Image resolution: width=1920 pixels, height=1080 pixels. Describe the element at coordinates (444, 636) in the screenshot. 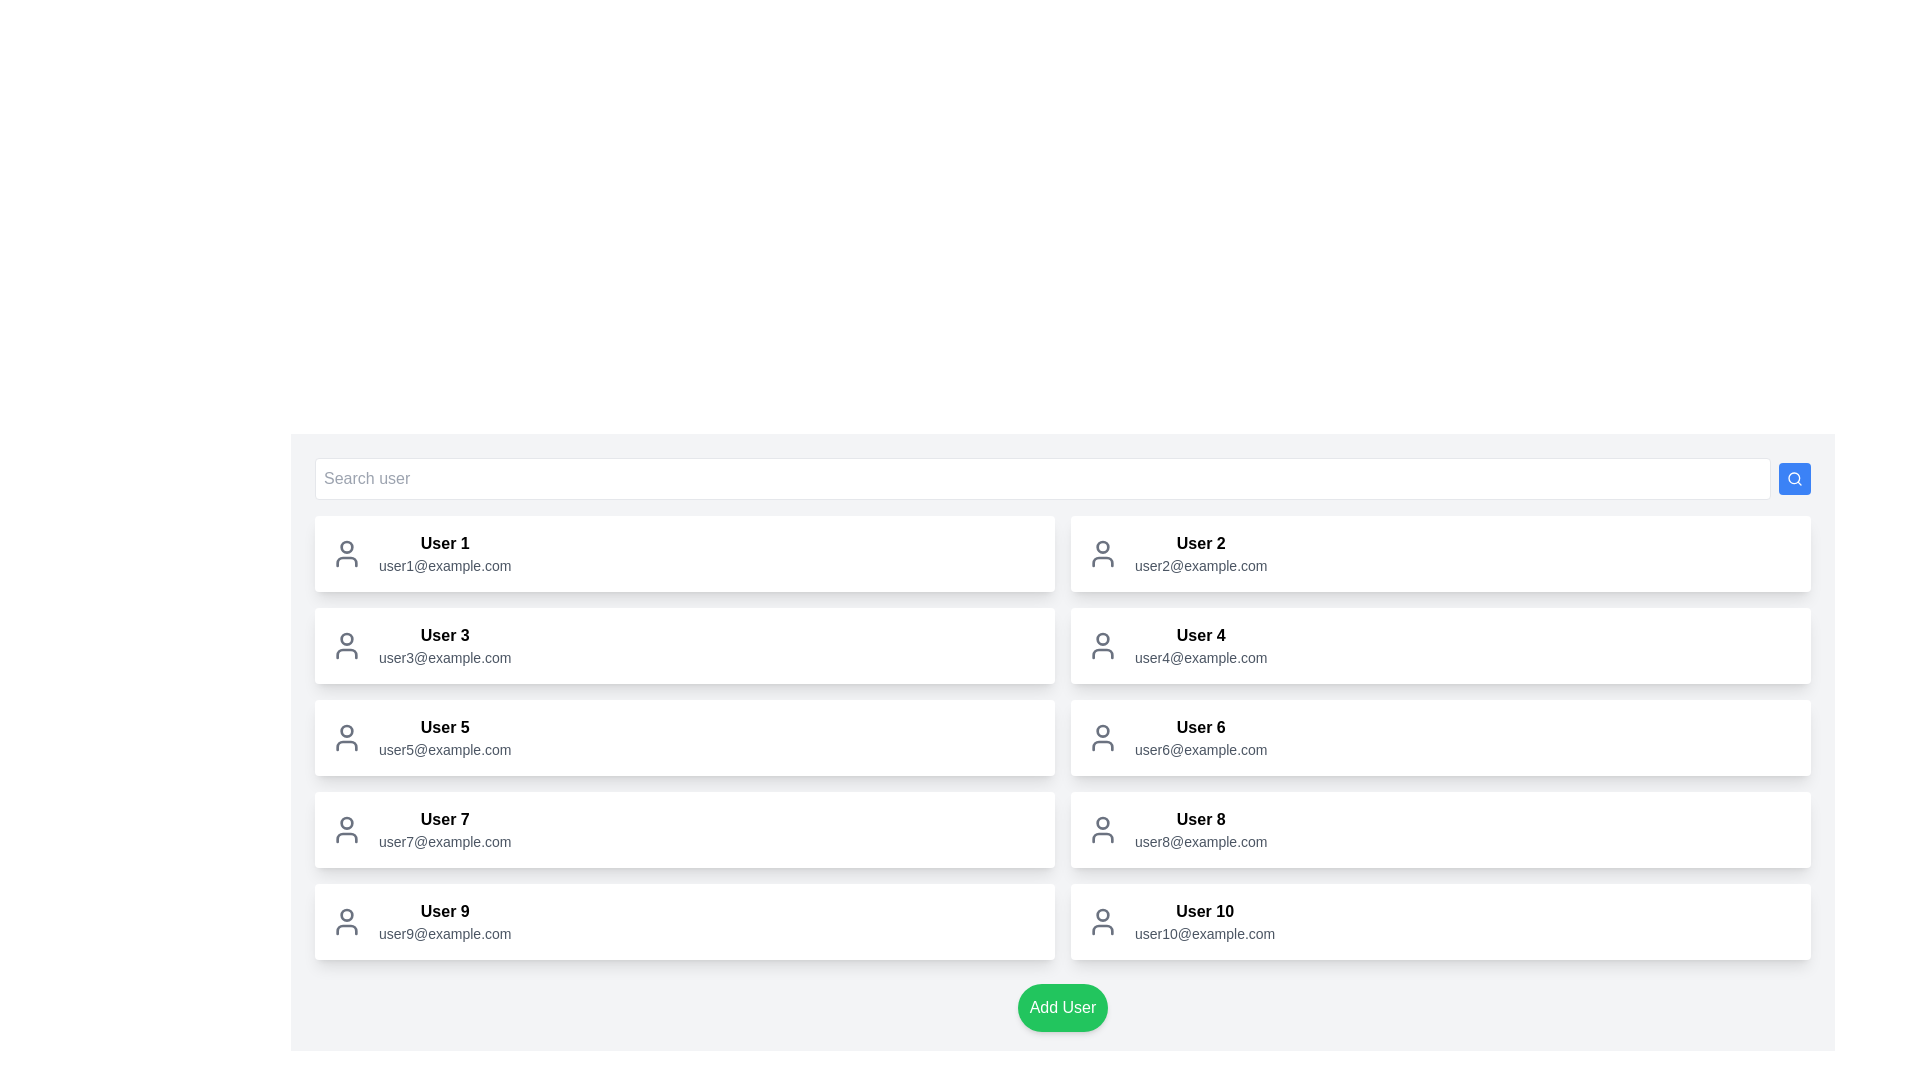

I see `the text label identifying the user as 'User 3' in the user listing interface` at that location.